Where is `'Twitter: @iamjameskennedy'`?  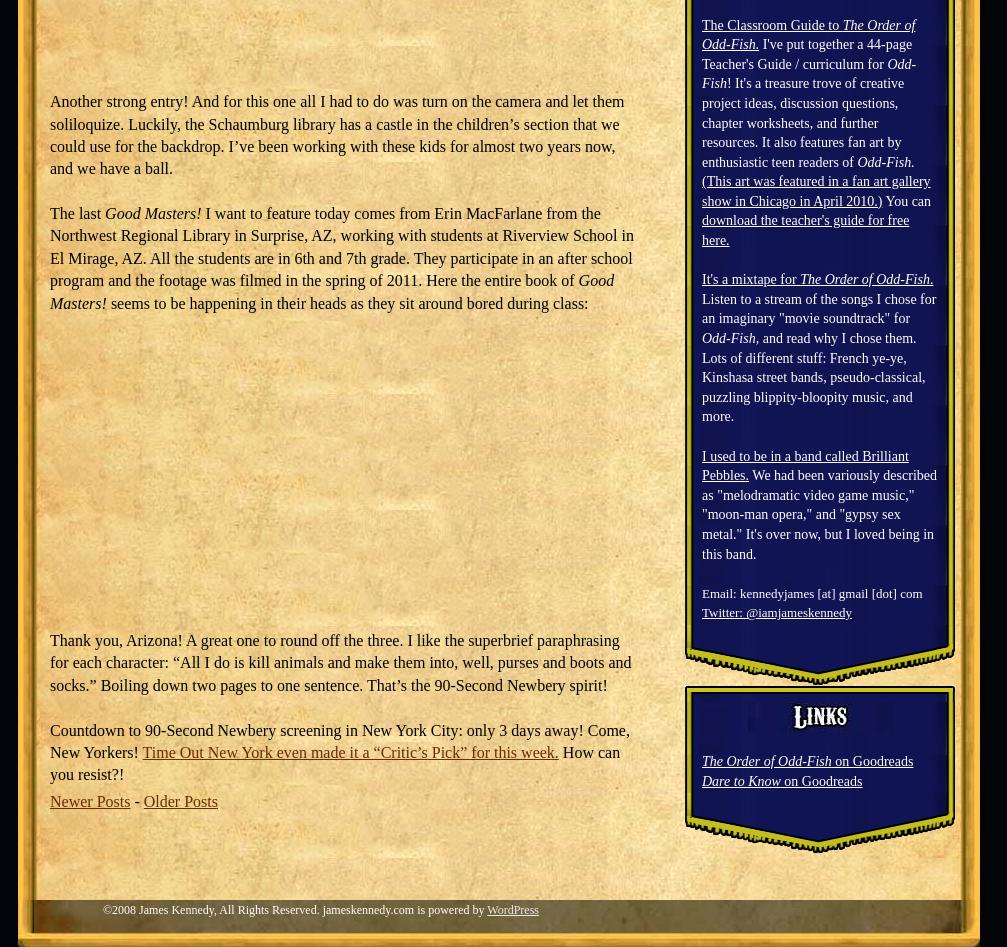
'Twitter: @iamjameskennedy' is located at coordinates (776, 612).